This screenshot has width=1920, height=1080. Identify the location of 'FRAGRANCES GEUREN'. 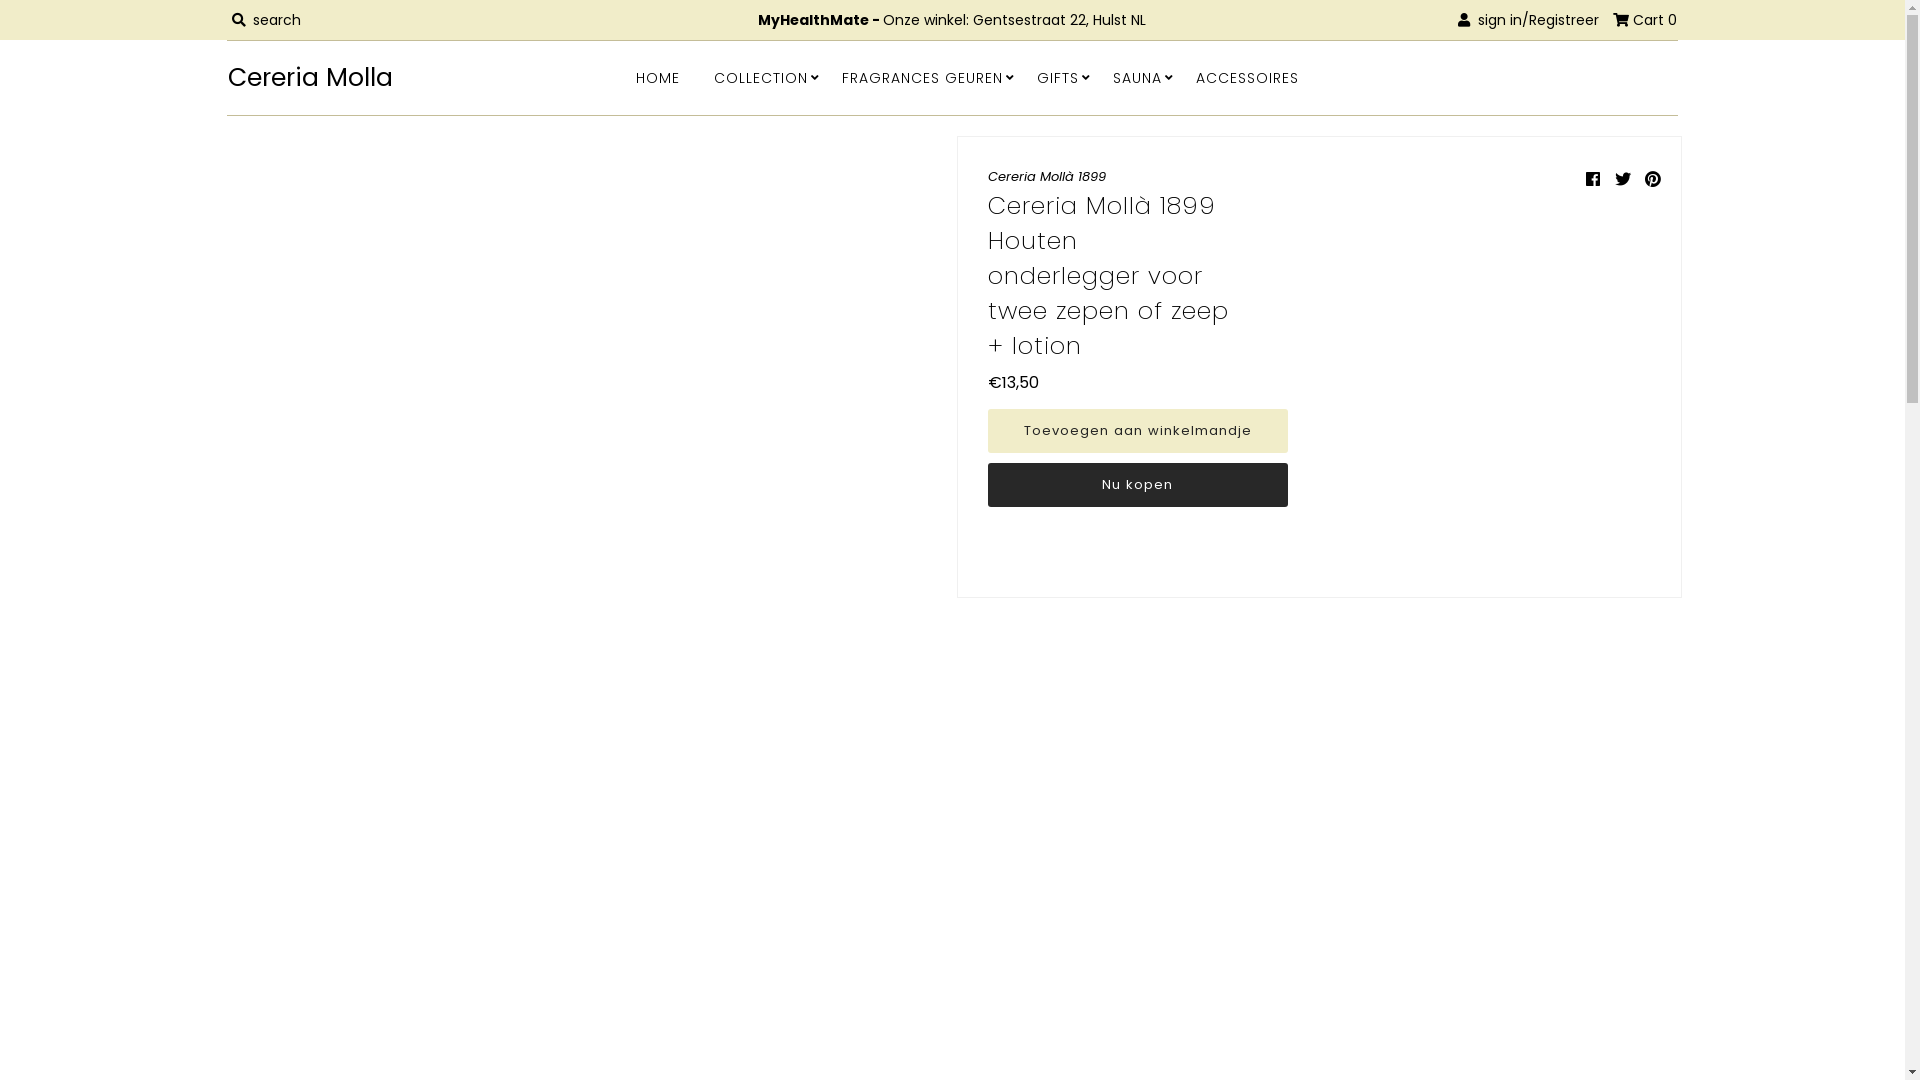
(921, 76).